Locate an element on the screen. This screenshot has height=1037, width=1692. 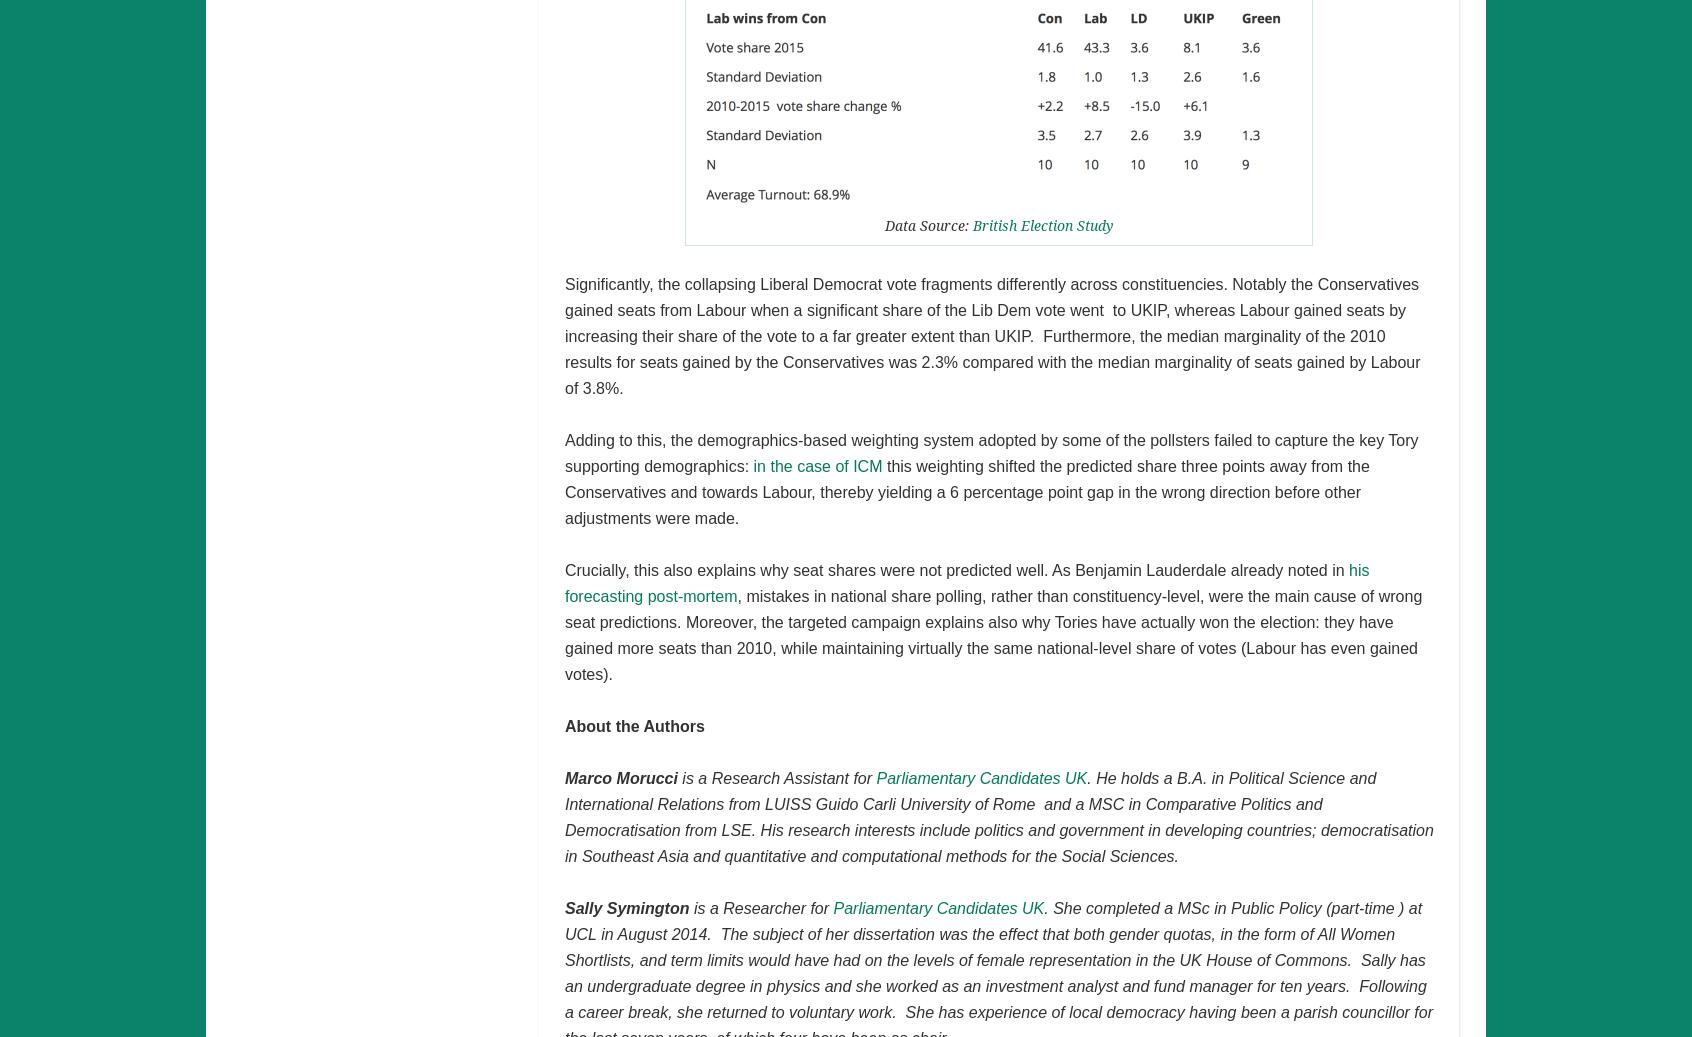
'Marco Morucci' is located at coordinates (619, 777).